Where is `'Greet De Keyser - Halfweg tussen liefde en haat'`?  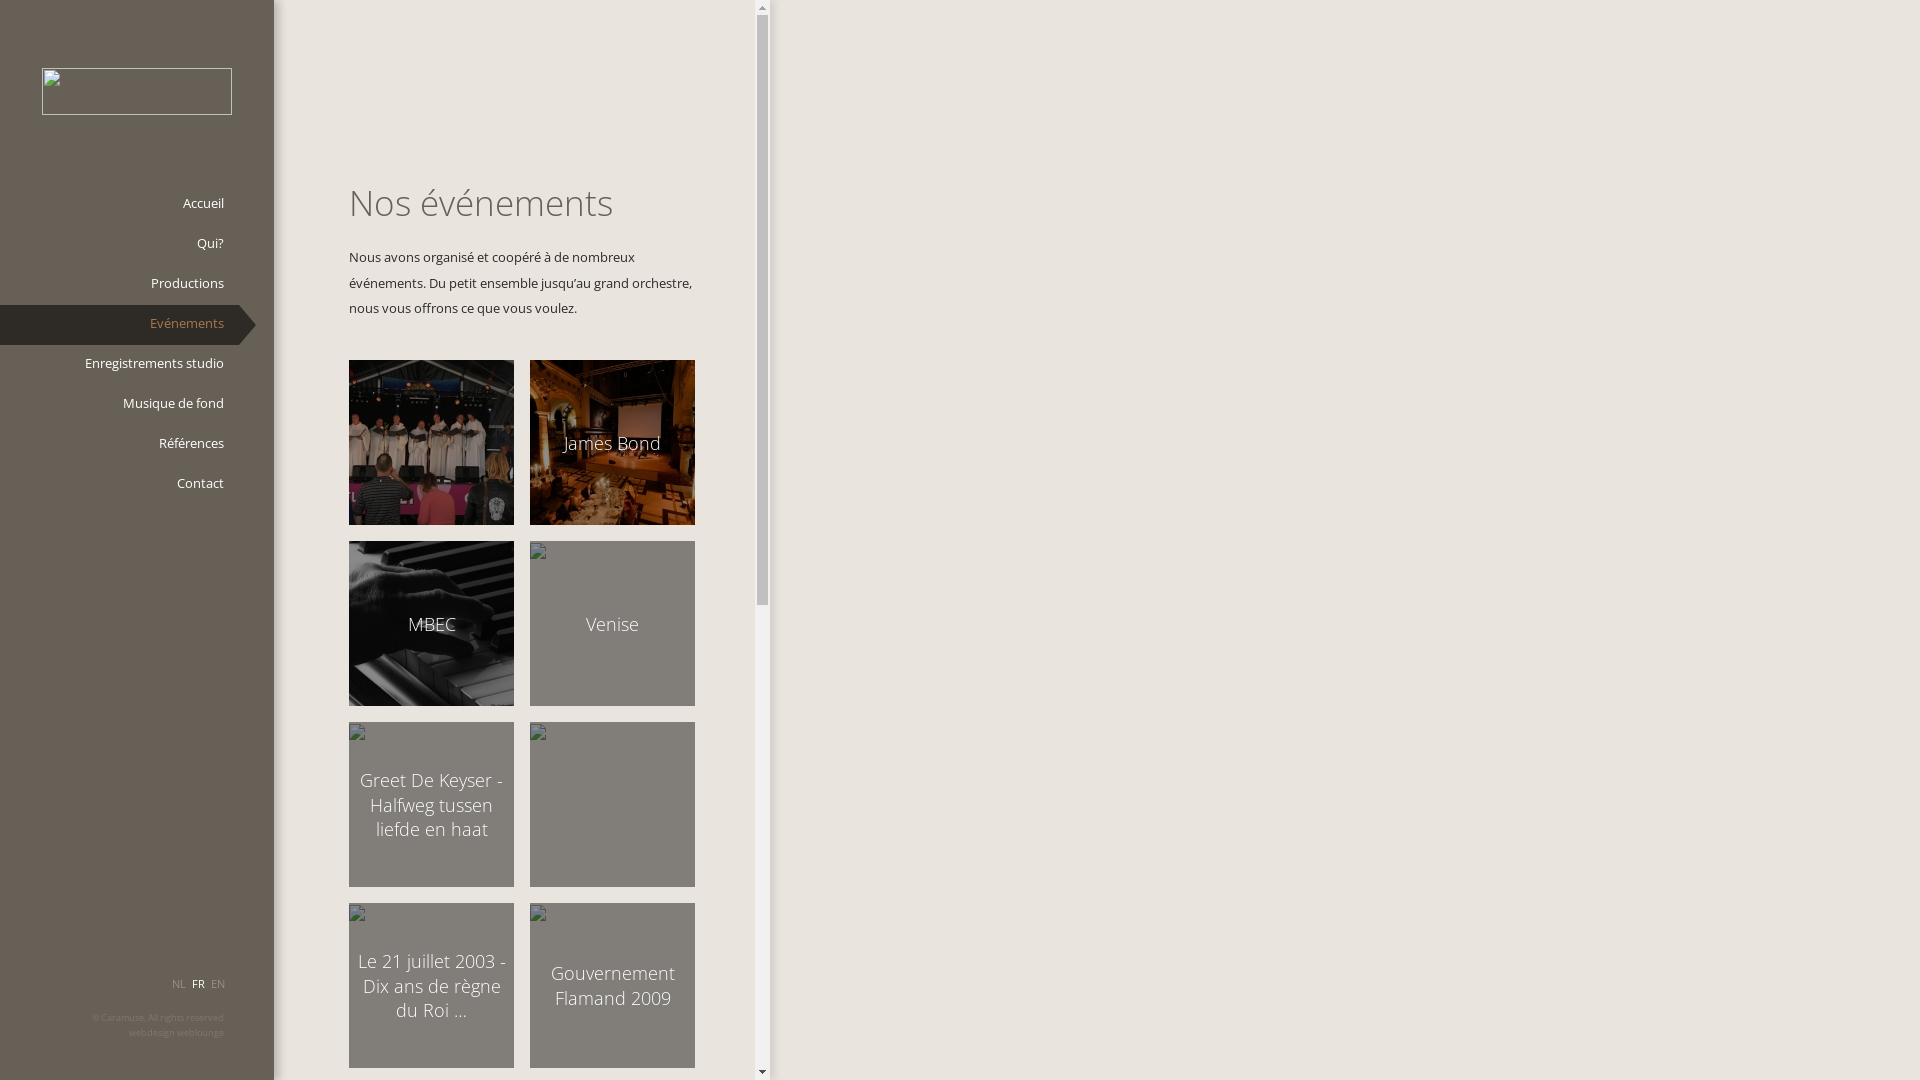
'Greet De Keyser - Halfweg tussen liefde en haat' is located at coordinates (430, 803).